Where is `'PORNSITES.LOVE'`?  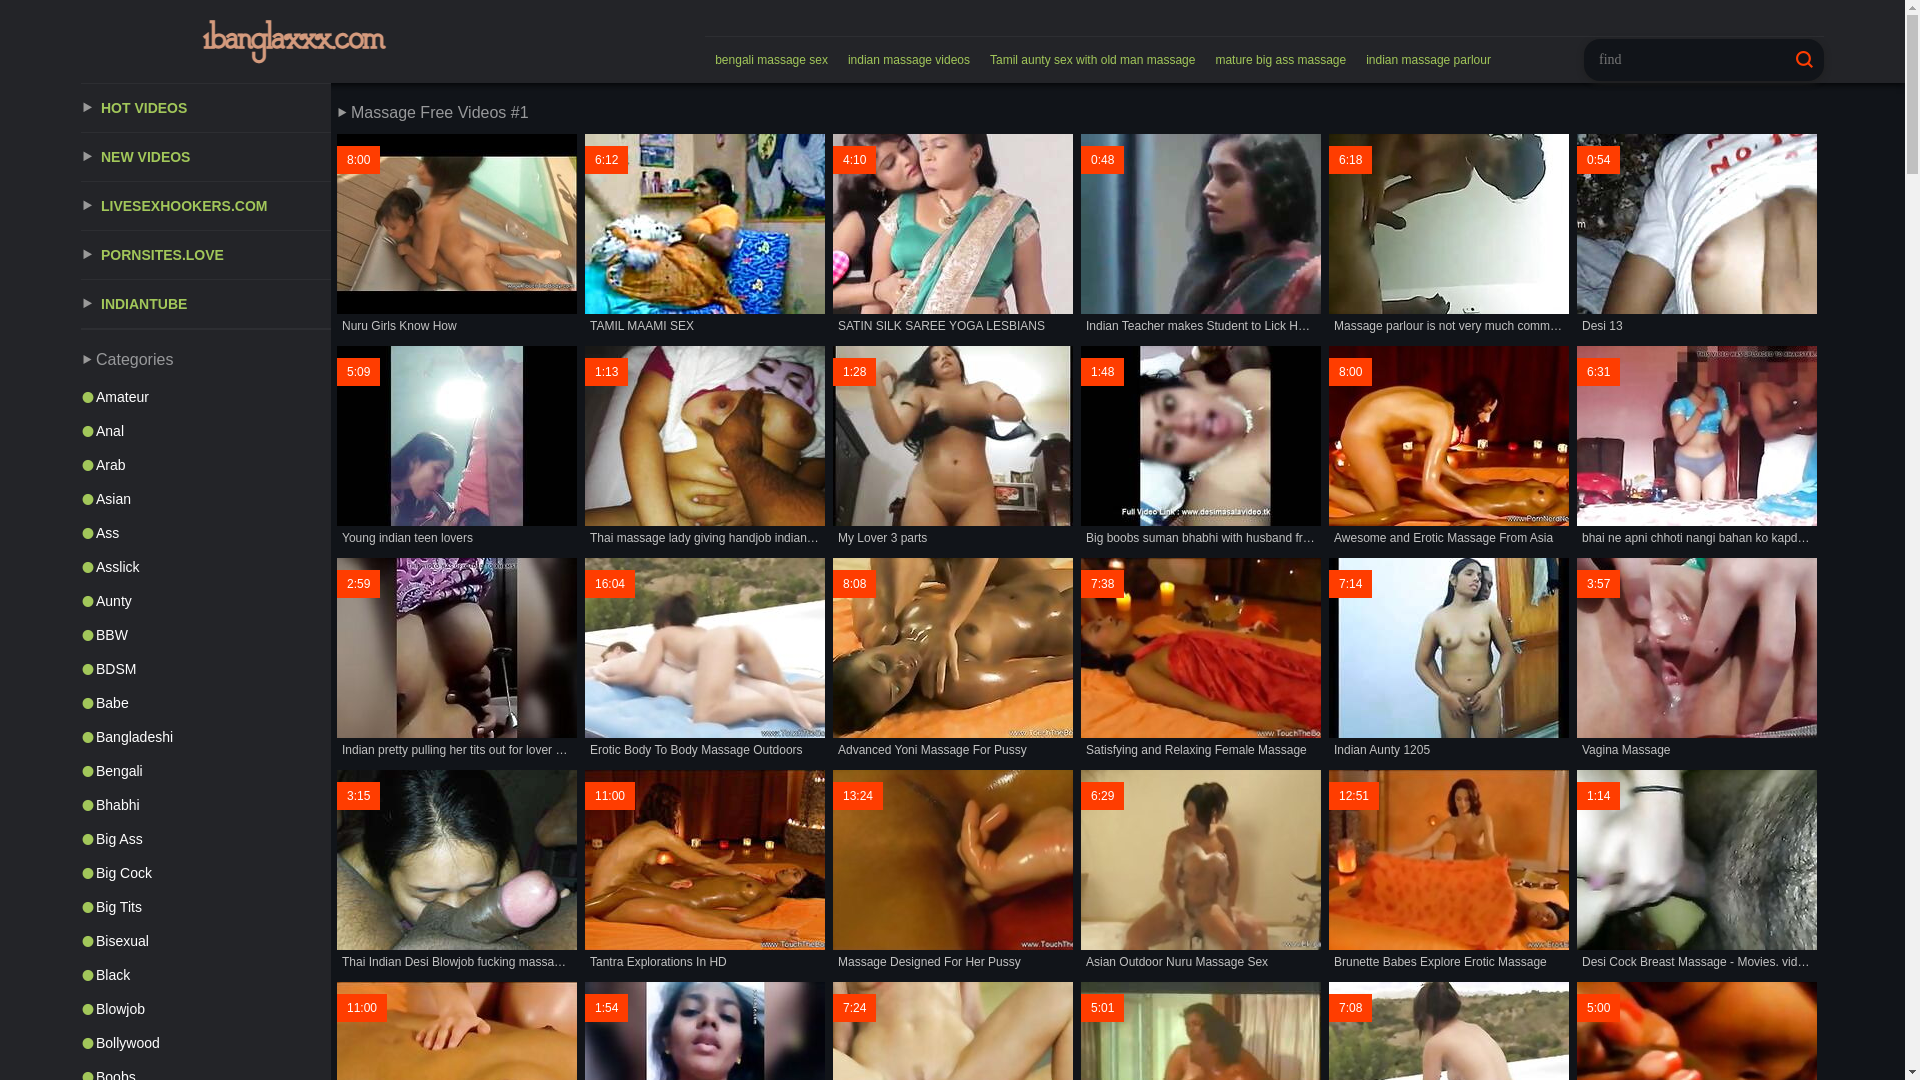
'PORNSITES.LOVE' is located at coordinates (206, 254).